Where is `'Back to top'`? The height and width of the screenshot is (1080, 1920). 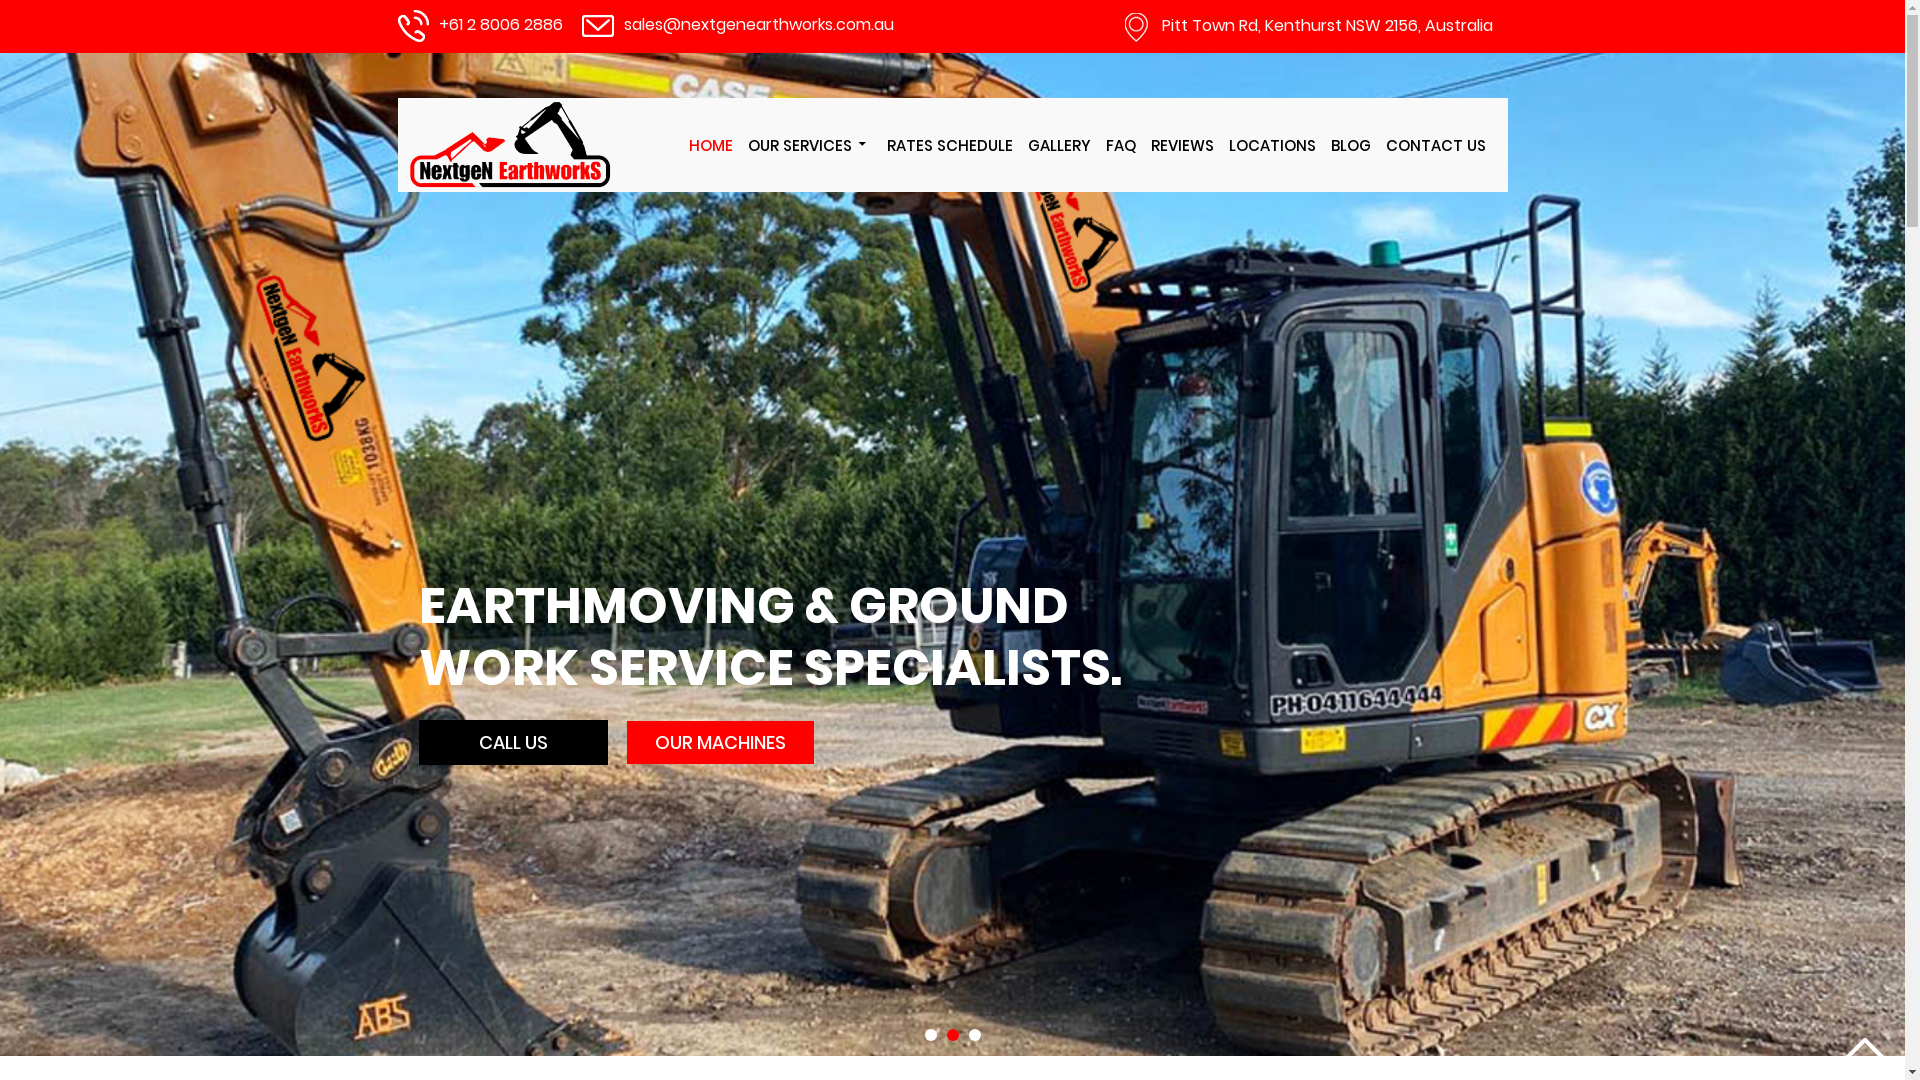
'Back to top' is located at coordinates (1843, 1047).